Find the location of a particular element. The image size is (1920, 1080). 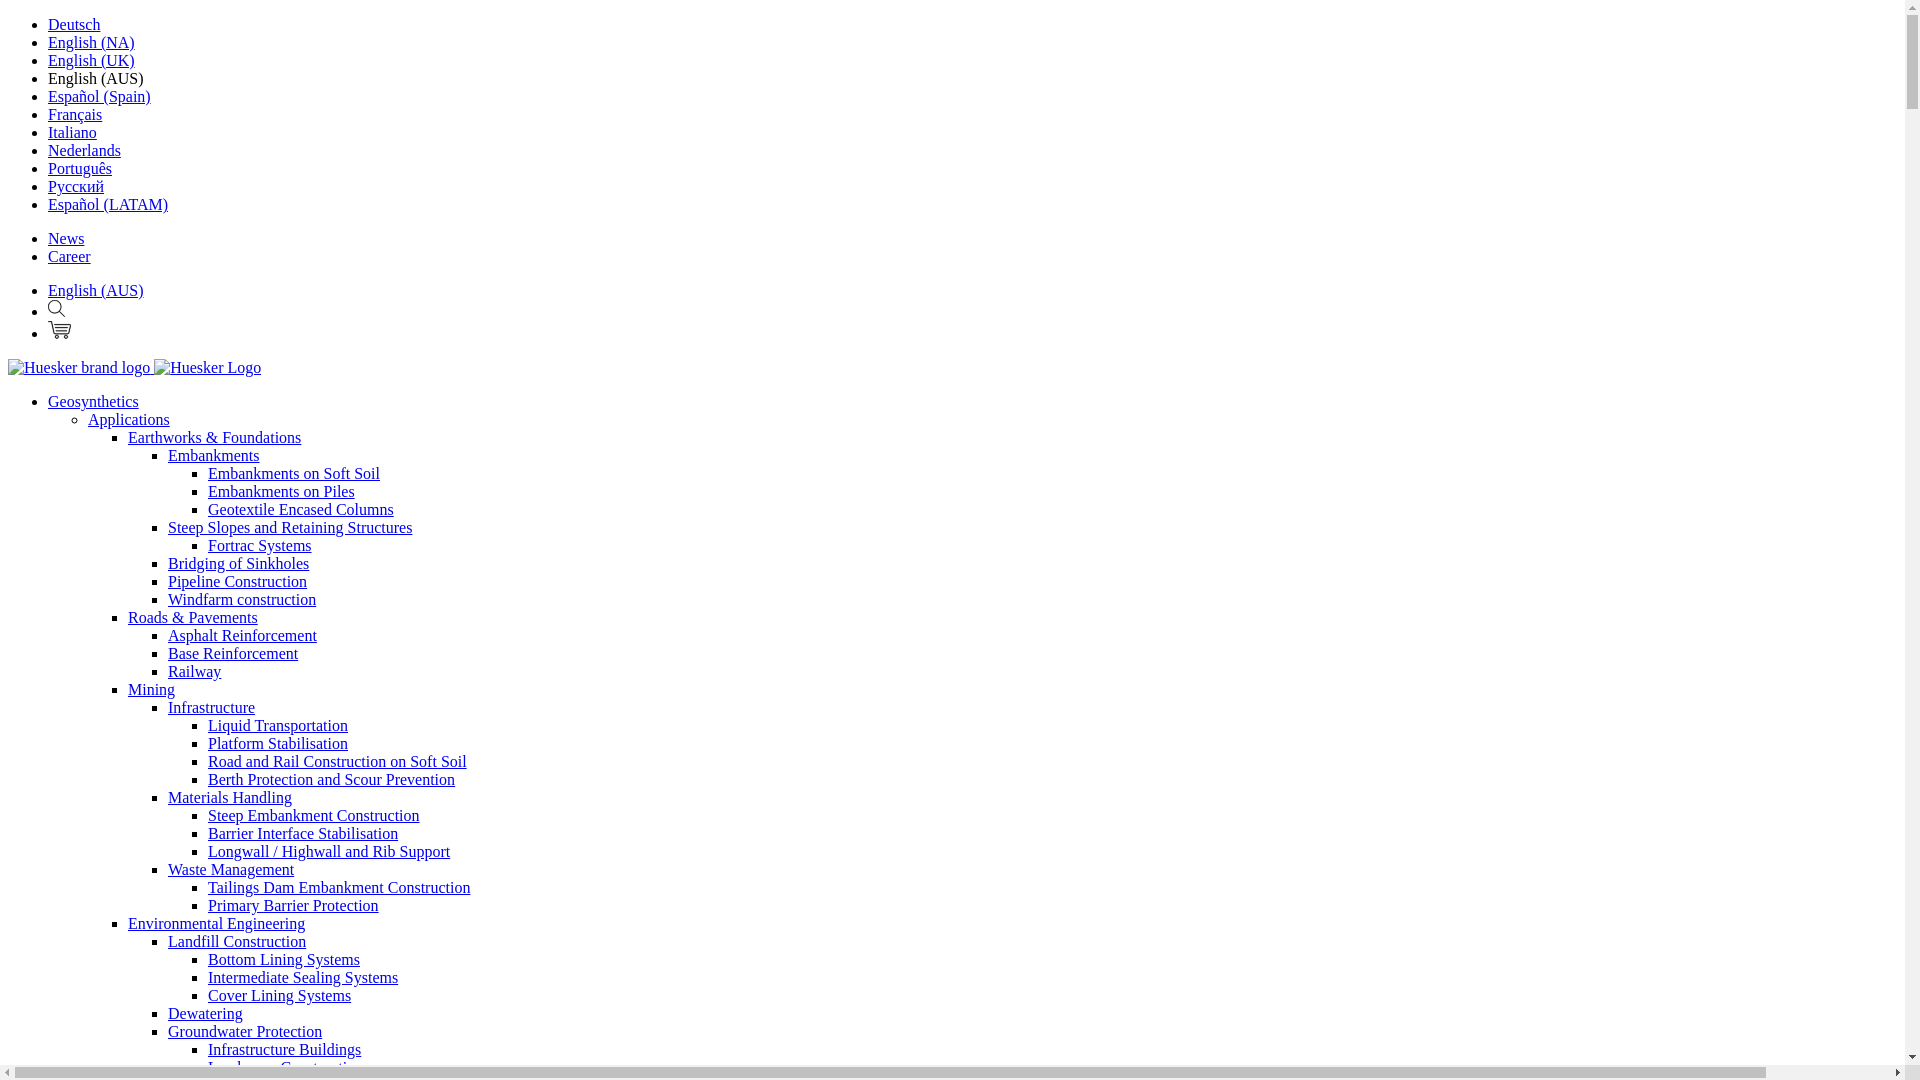

'Nederlands' is located at coordinates (83, 149).